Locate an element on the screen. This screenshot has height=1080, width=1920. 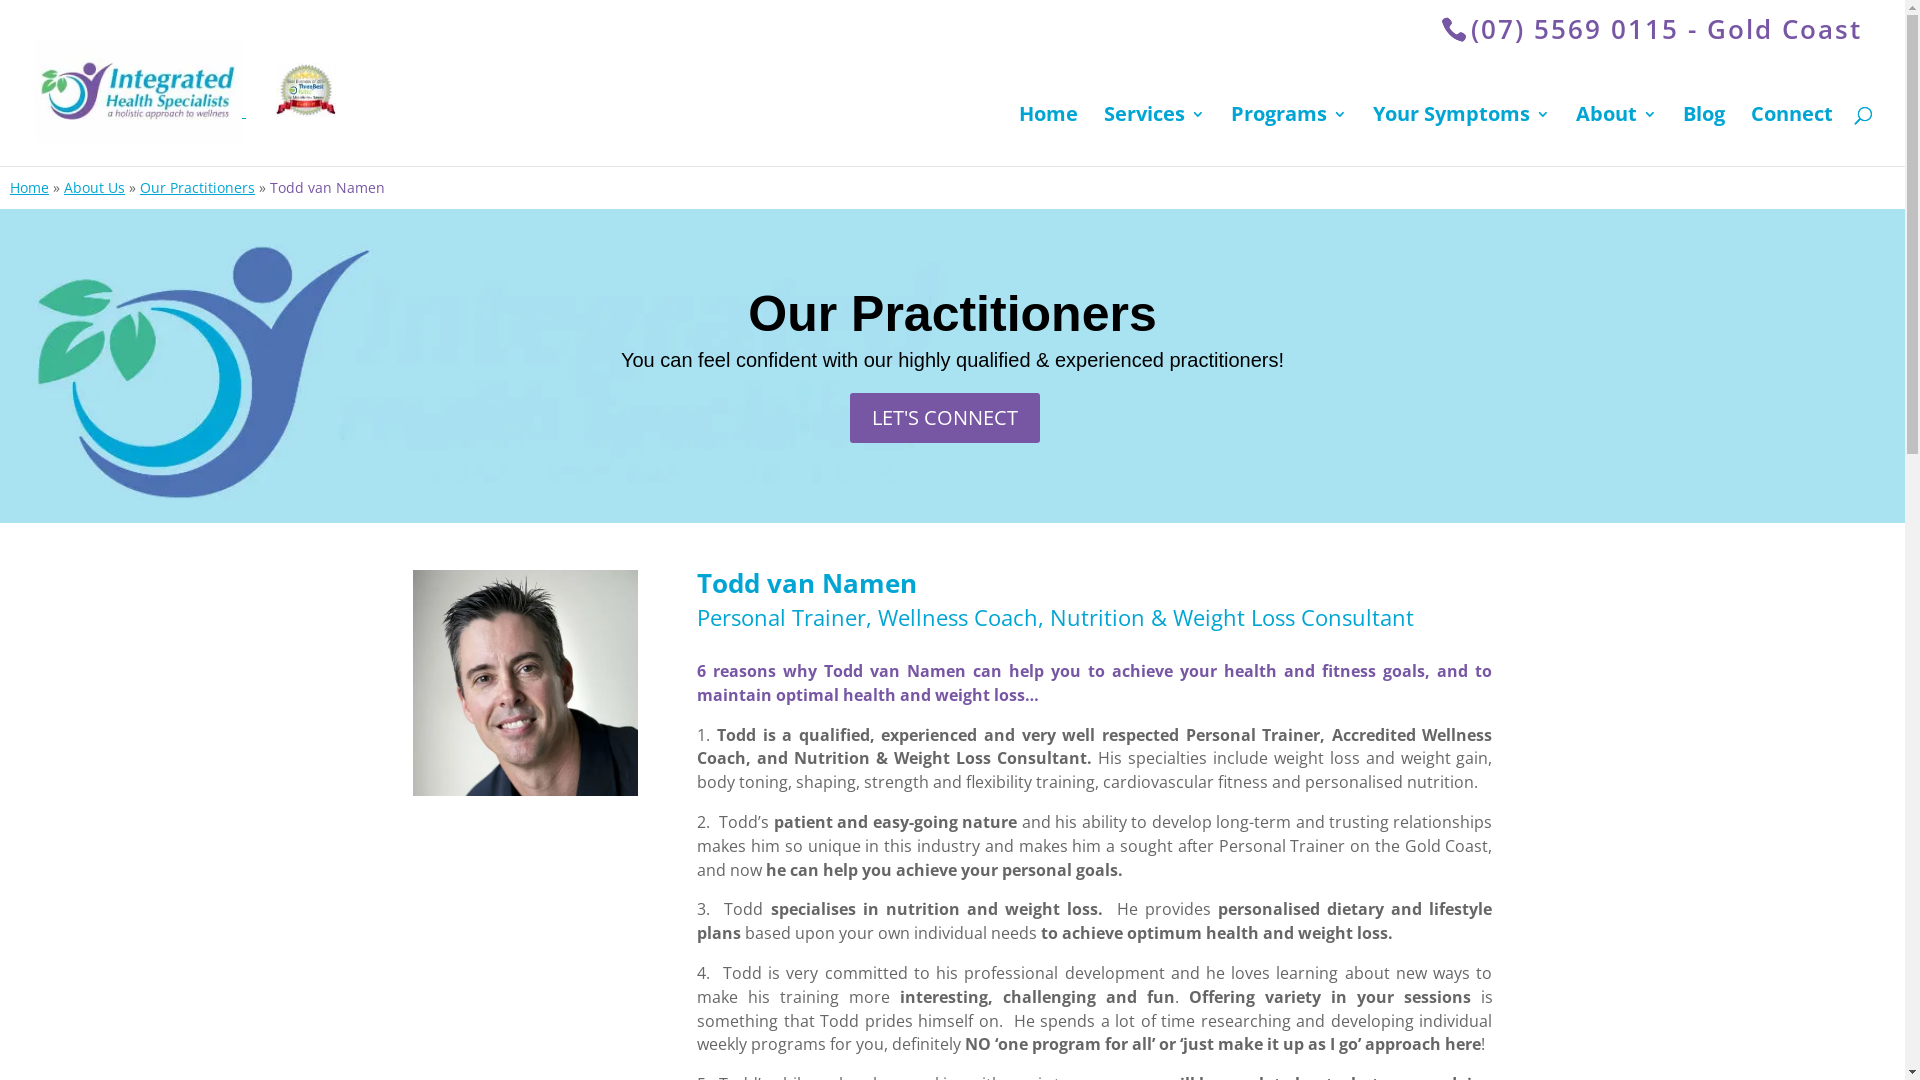
'Our Practitioners' is located at coordinates (138, 187).